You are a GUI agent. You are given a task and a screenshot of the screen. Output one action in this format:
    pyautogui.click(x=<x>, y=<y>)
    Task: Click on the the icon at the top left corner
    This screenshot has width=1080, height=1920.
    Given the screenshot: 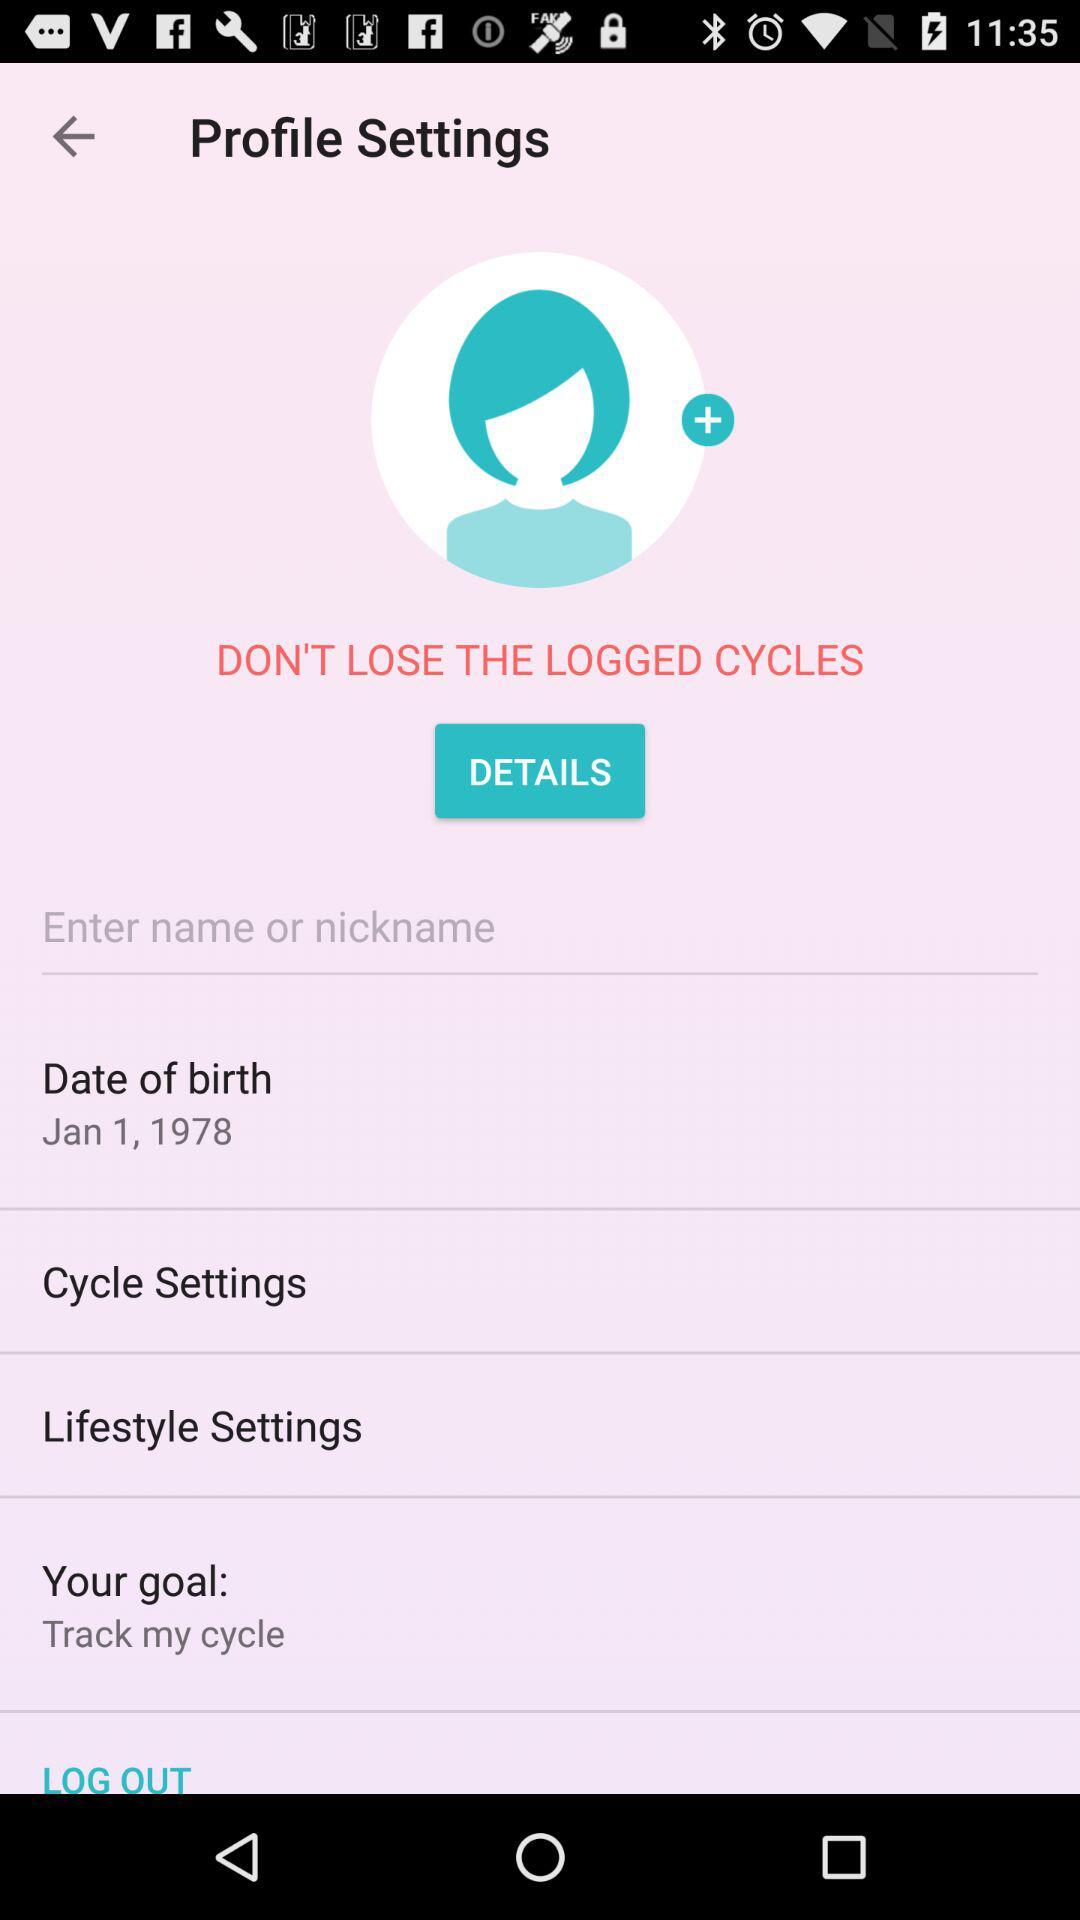 What is the action you would take?
    pyautogui.click(x=72, y=135)
    